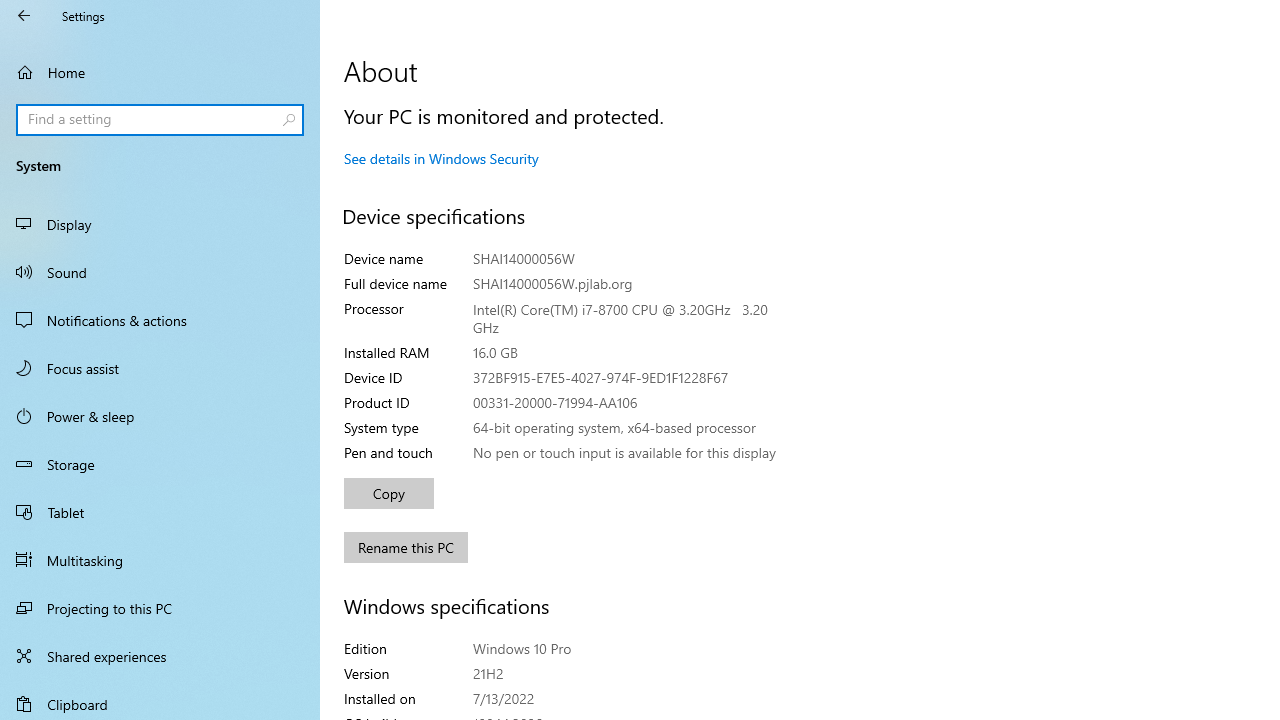 This screenshot has width=1280, height=720. I want to click on 'Storage', so click(160, 464).